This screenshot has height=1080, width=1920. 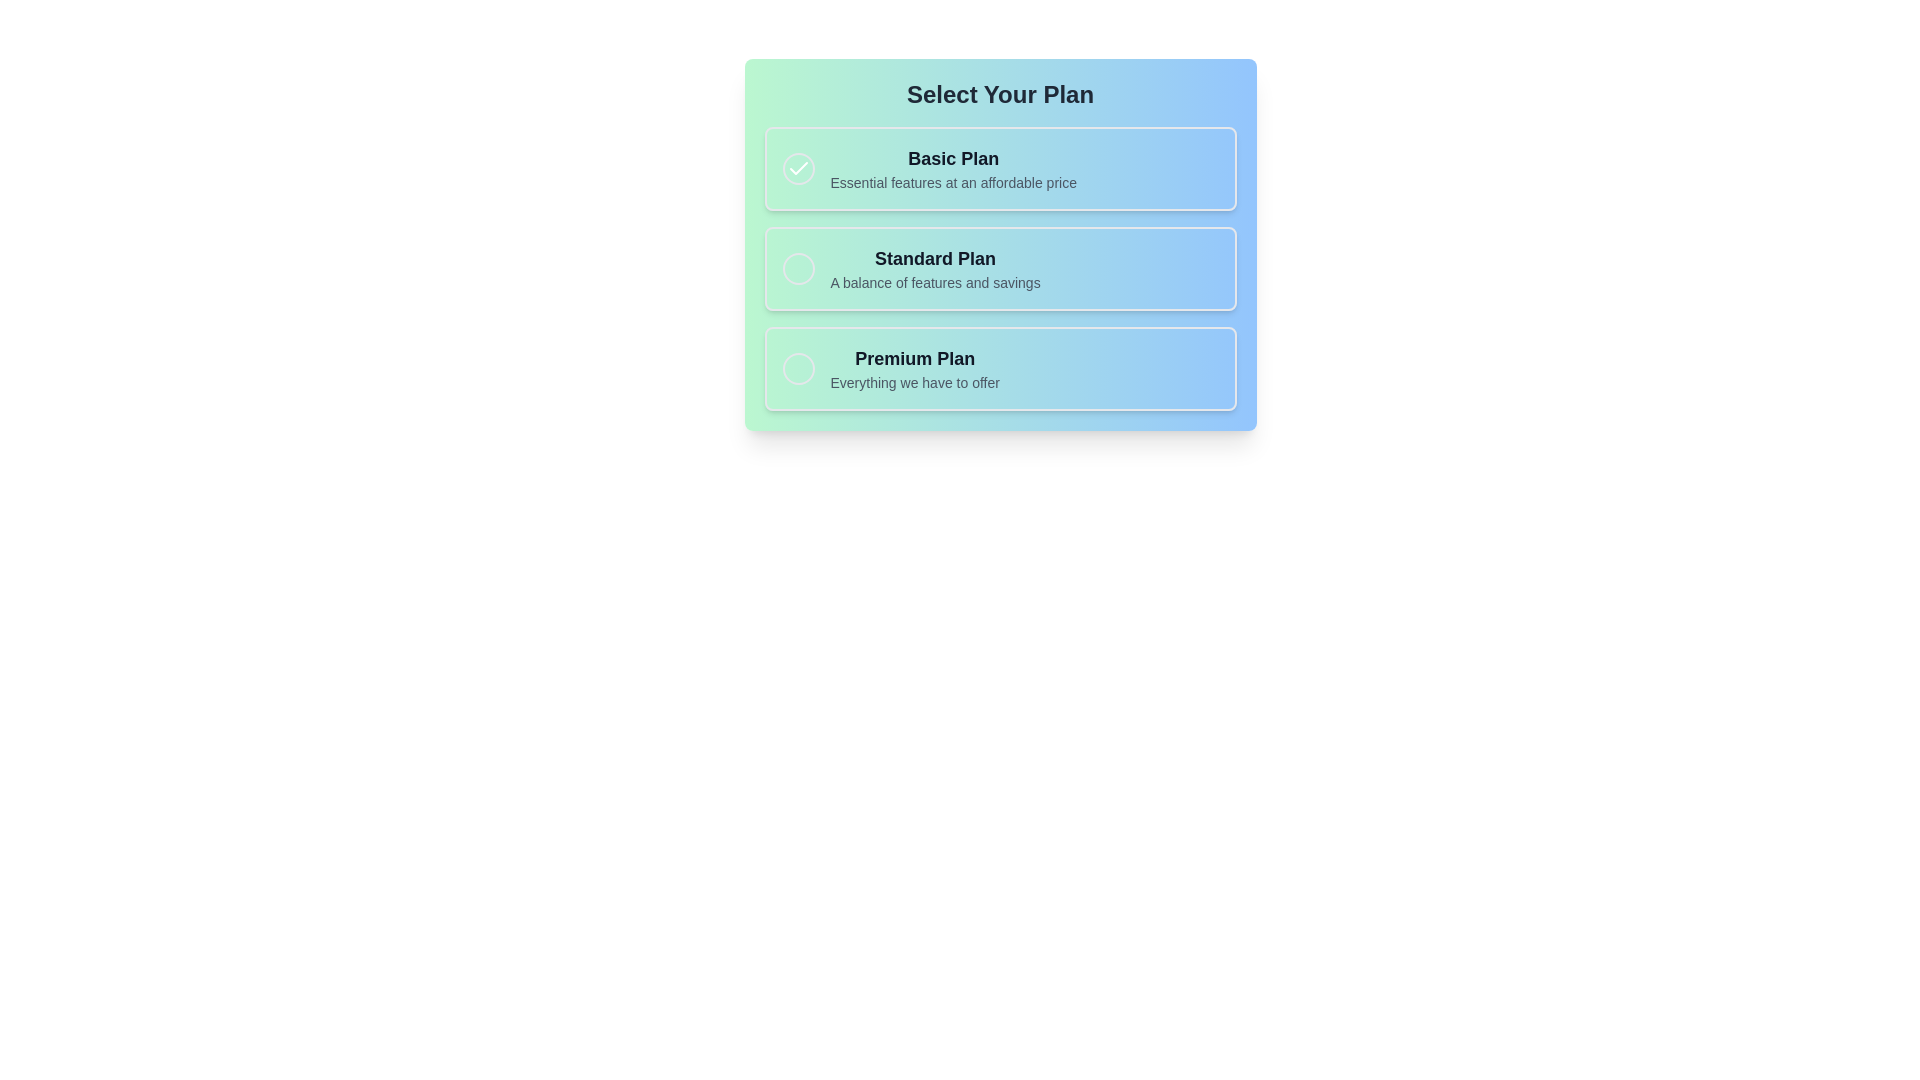 What do you see at coordinates (952, 168) in the screenshot?
I see `the 'Basic Plan' text block, which features a larger bold font for the title and a smaller description below it, situated within a light blue rectangular box with rounded corners in the 'Select Your Plan' section` at bounding box center [952, 168].